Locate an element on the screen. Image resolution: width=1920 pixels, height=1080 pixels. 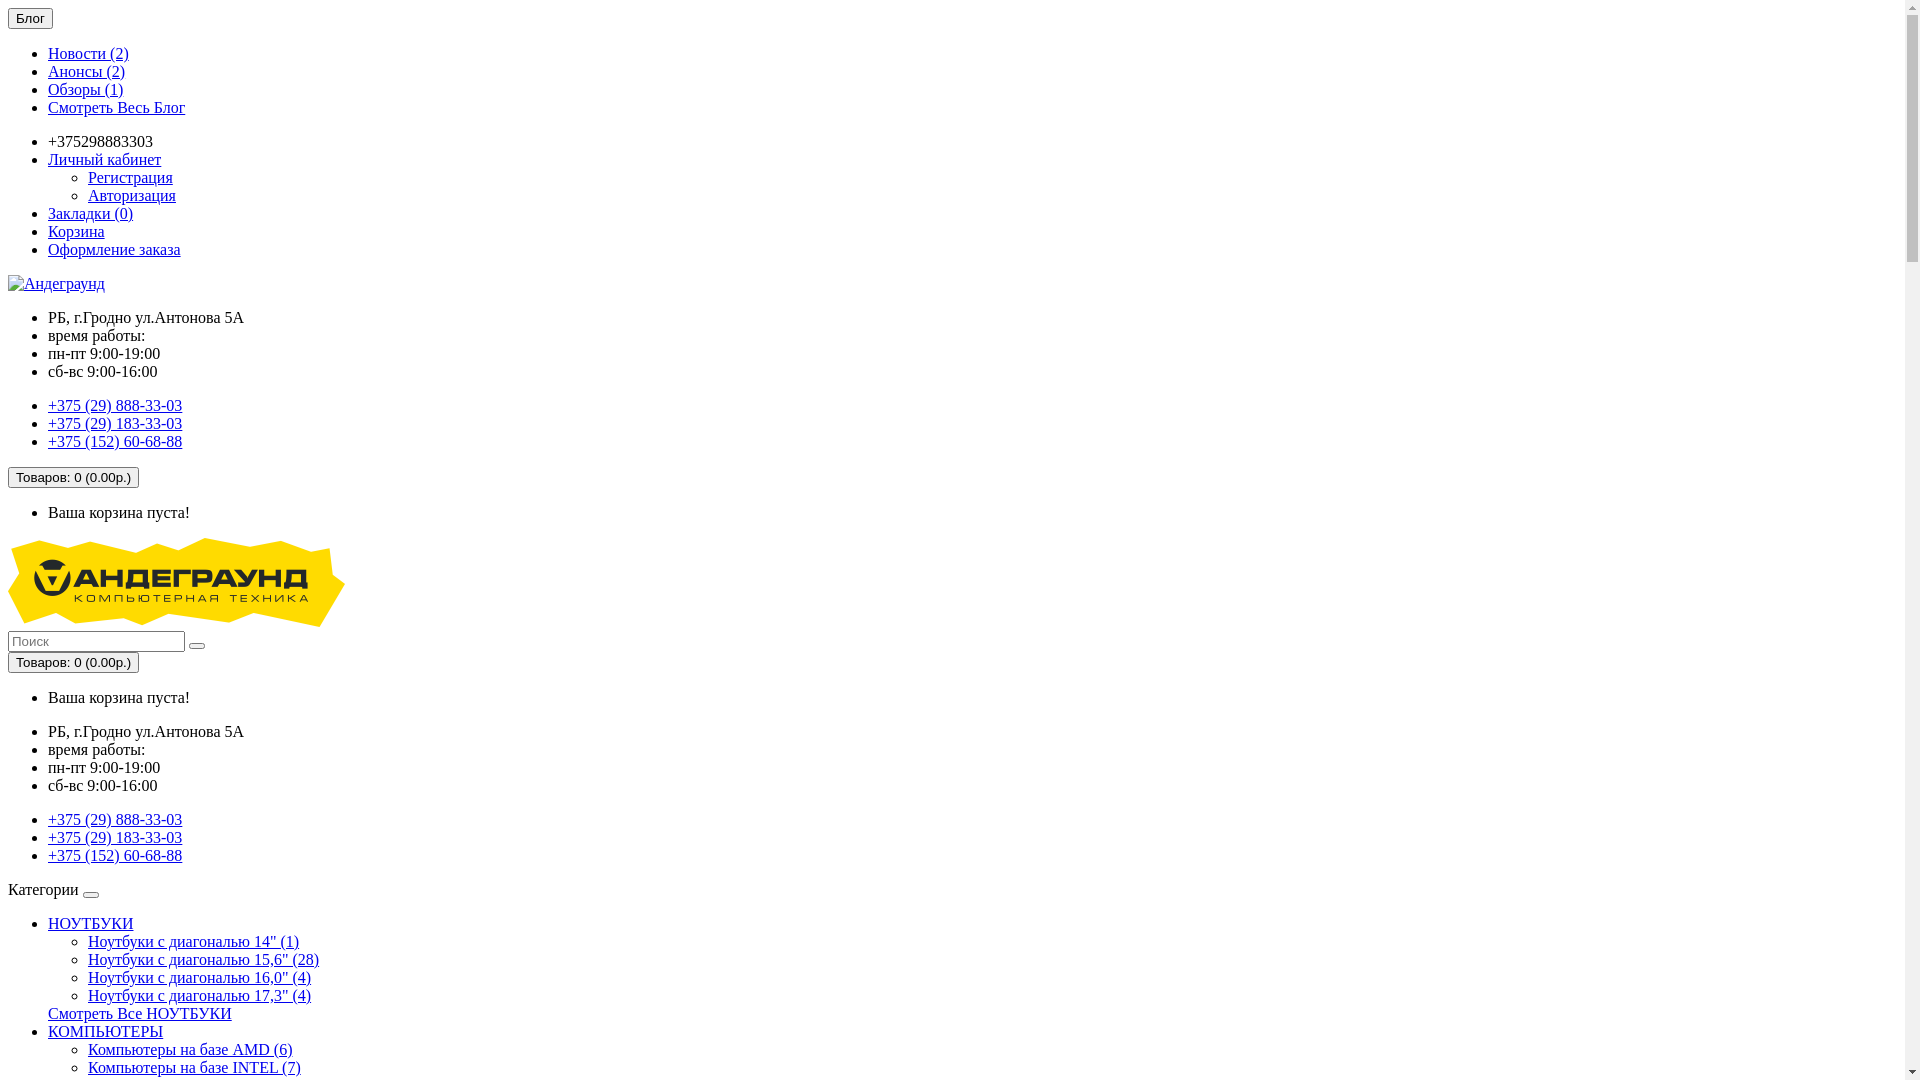
'+375 (29) 888-33-03' is located at coordinates (114, 405).